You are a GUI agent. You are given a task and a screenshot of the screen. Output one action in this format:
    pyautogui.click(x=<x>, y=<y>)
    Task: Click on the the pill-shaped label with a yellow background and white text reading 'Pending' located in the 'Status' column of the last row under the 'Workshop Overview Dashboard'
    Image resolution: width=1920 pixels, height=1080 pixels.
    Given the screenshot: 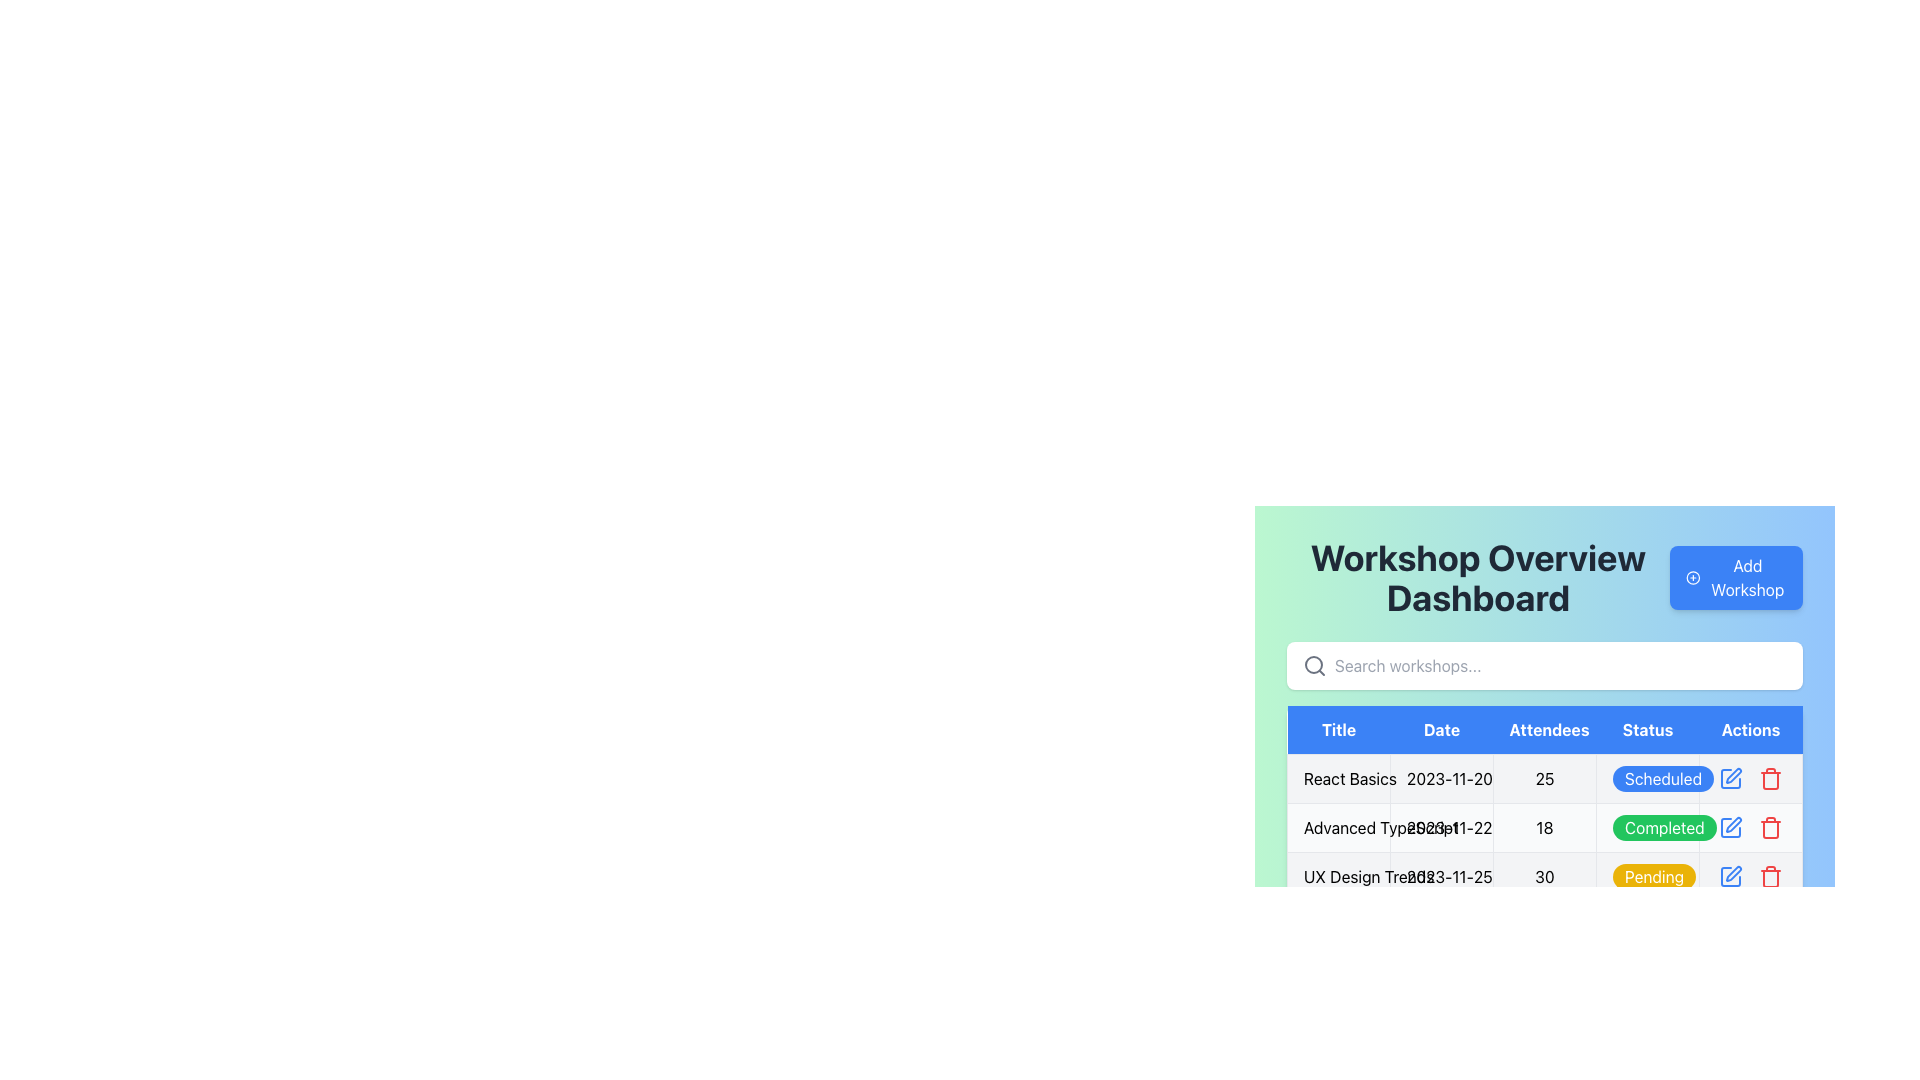 What is the action you would take?
    pyautogui.click(x=1654, y=875)
    